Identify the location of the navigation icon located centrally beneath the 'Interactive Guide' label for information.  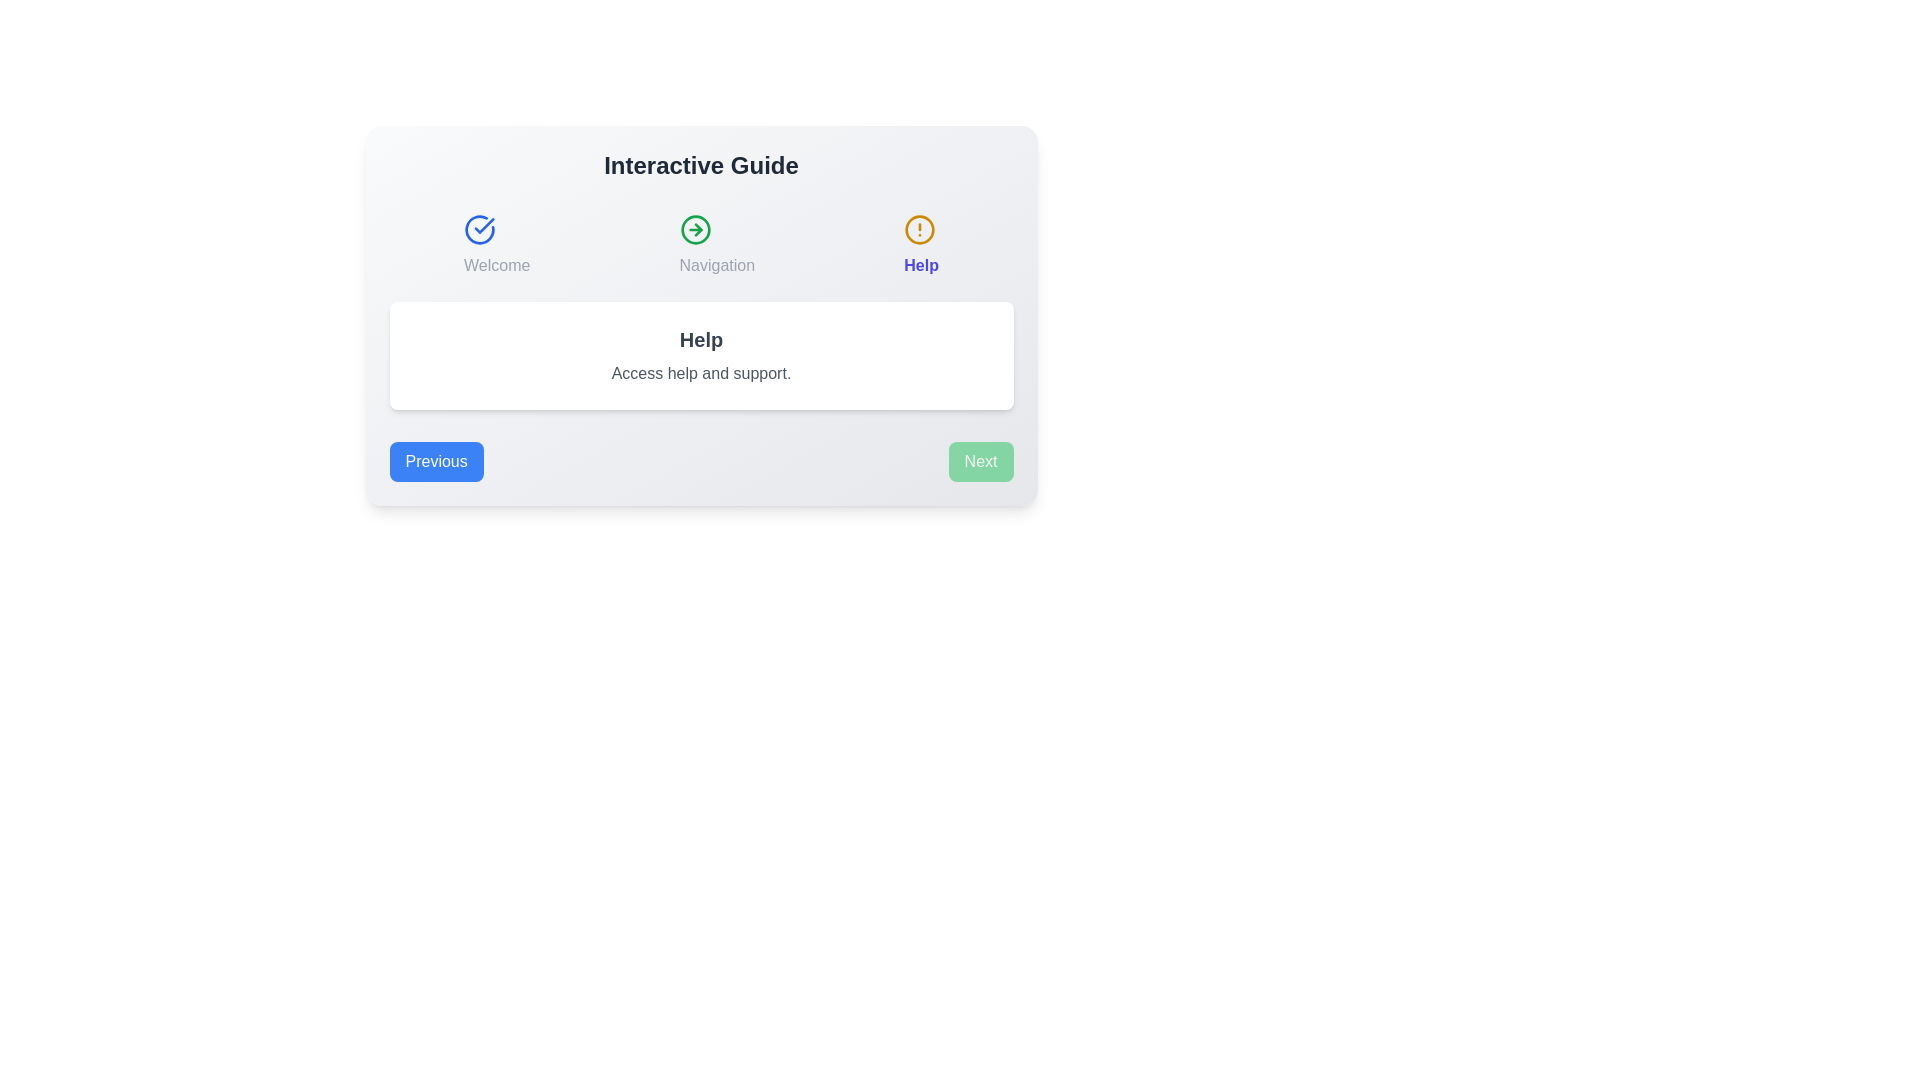
(695, 229).